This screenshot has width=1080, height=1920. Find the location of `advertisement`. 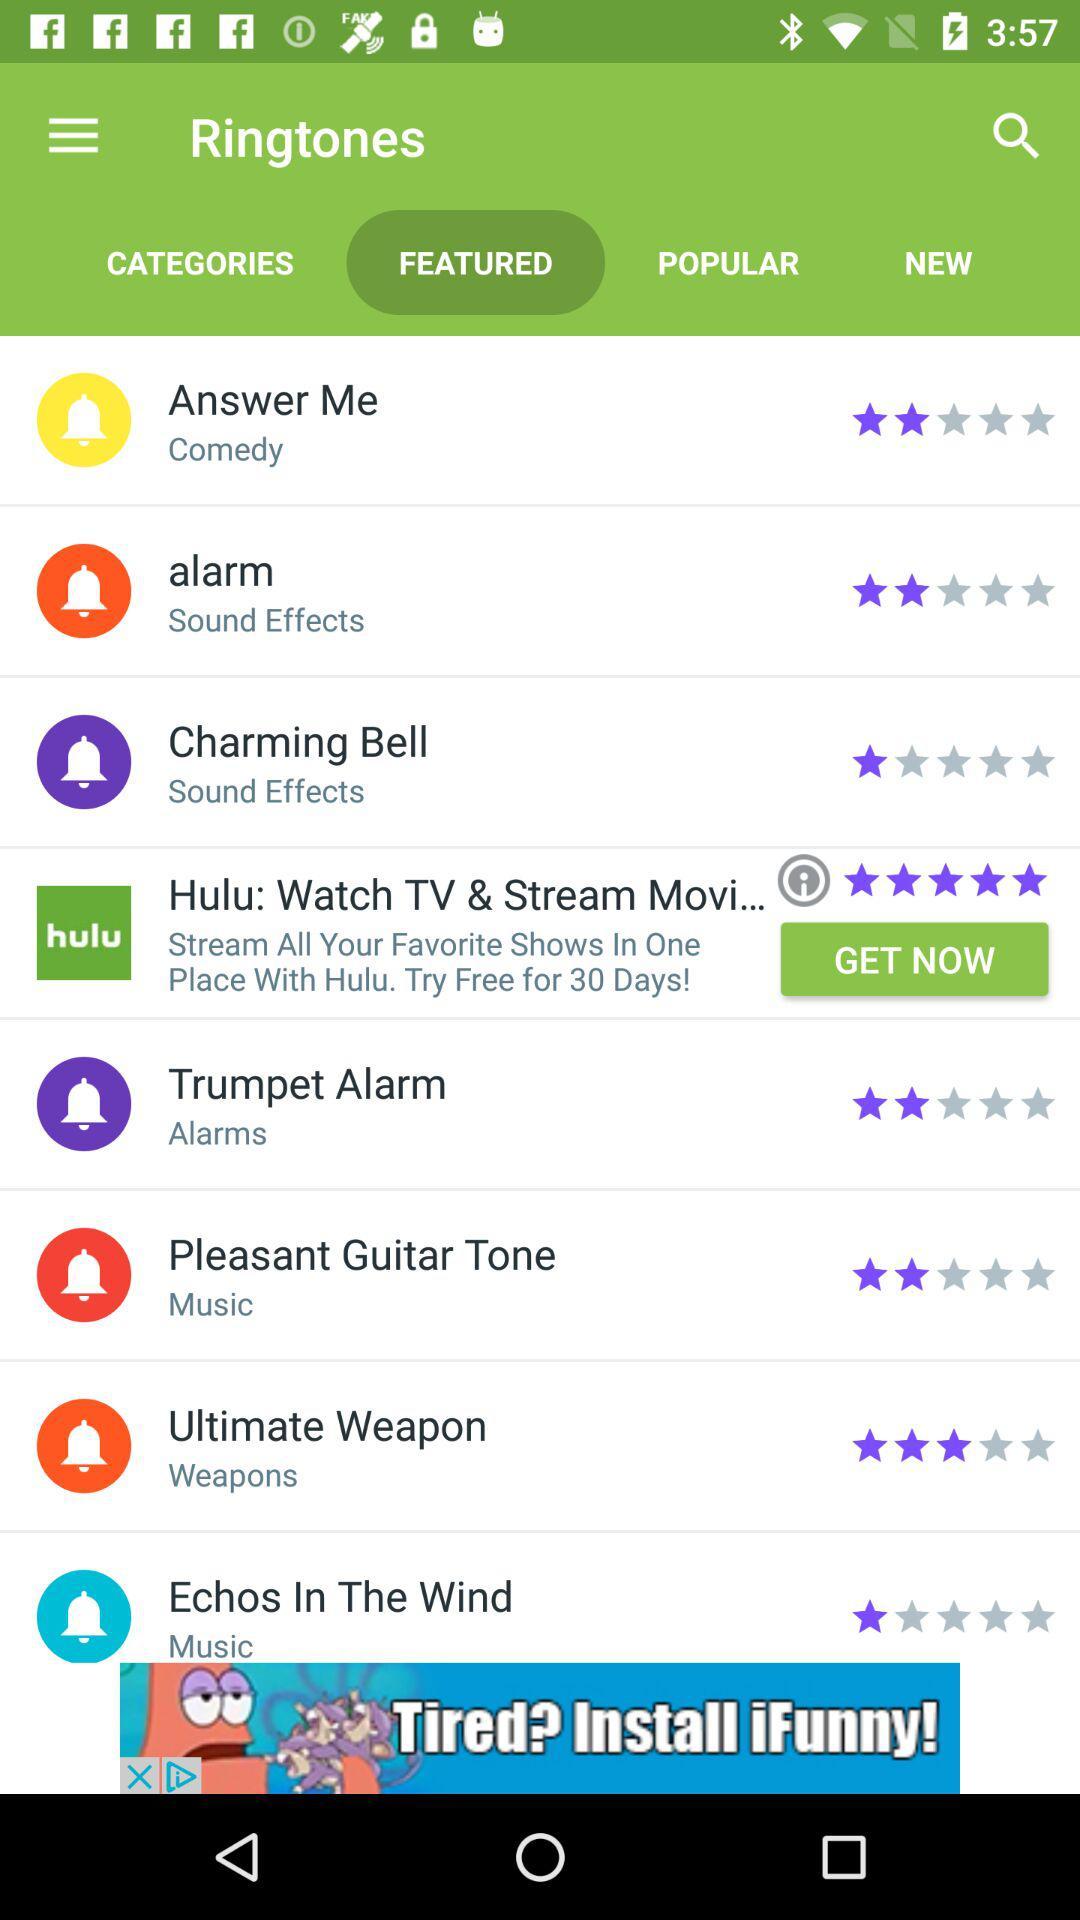

advertisement is located at coordinates (540, 1727).